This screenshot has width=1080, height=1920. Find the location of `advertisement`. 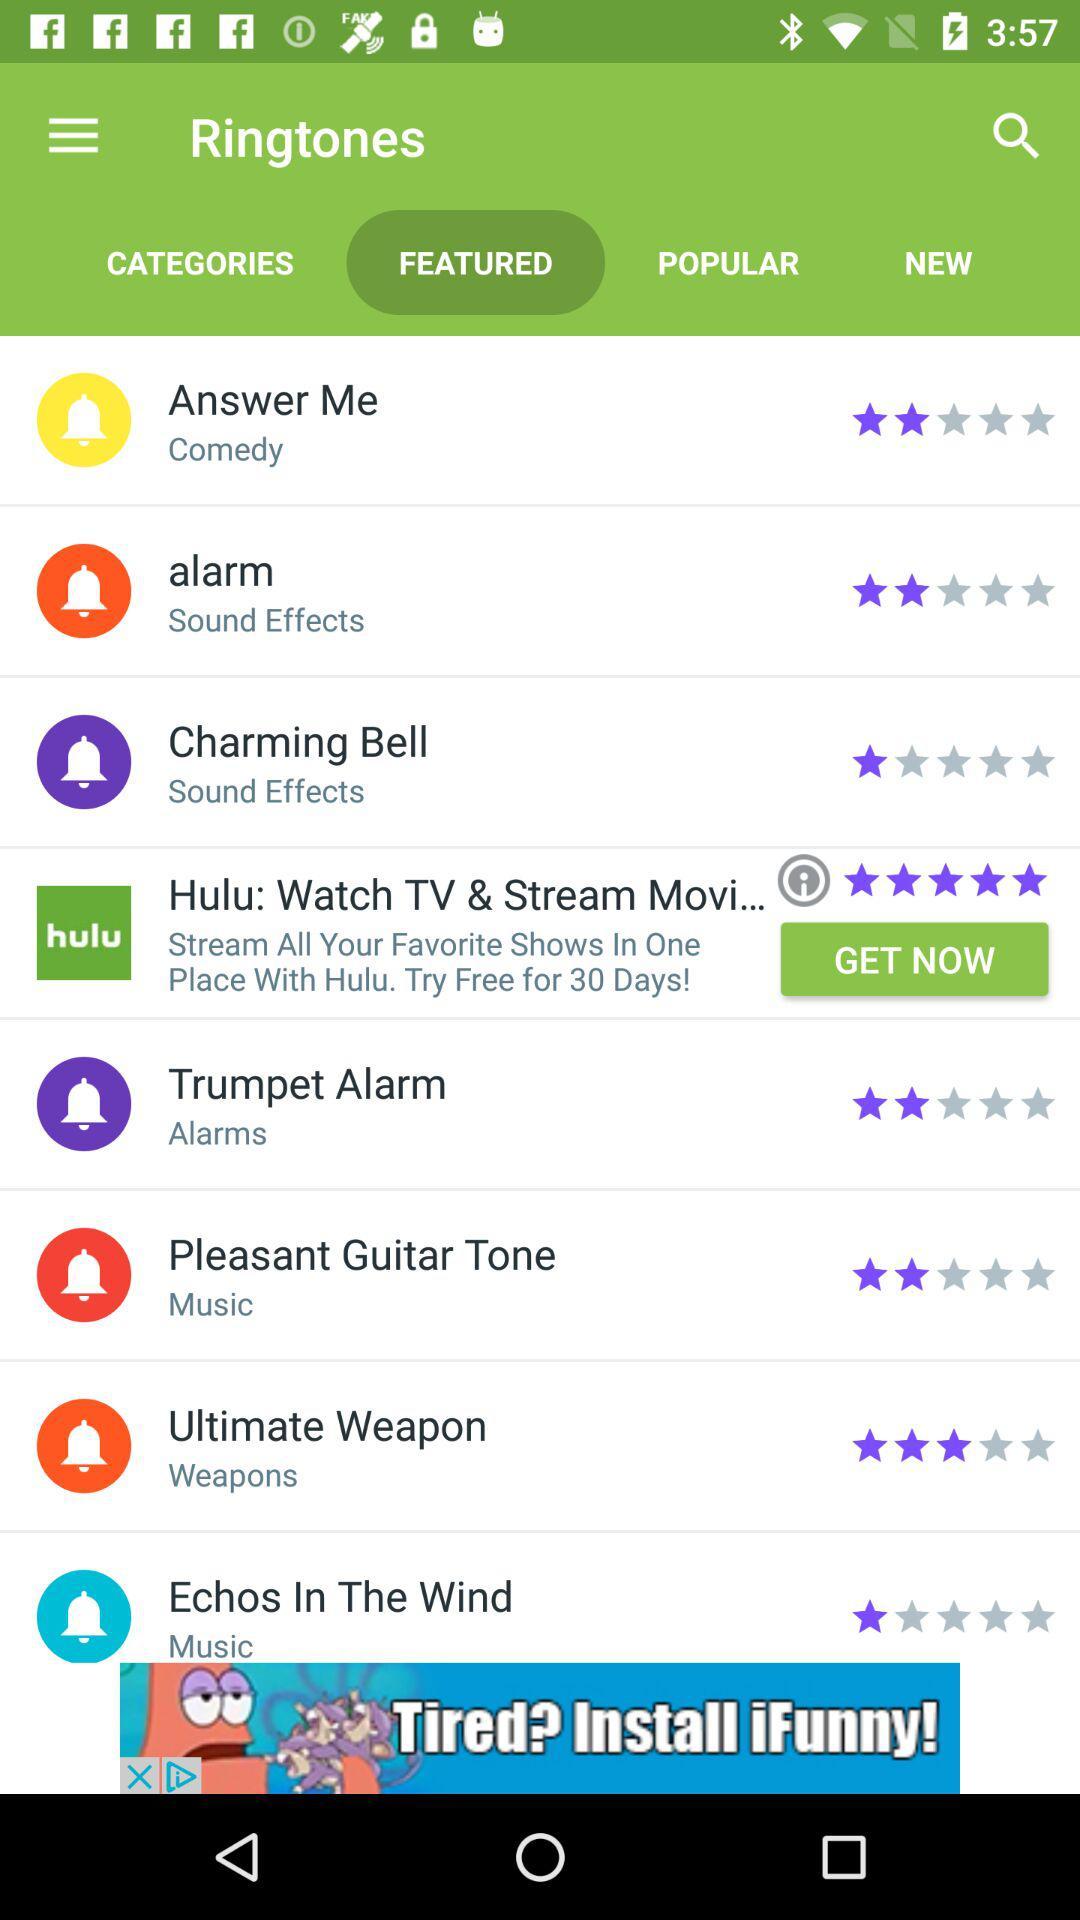

advertisement is located at coordinates (540, 1727).